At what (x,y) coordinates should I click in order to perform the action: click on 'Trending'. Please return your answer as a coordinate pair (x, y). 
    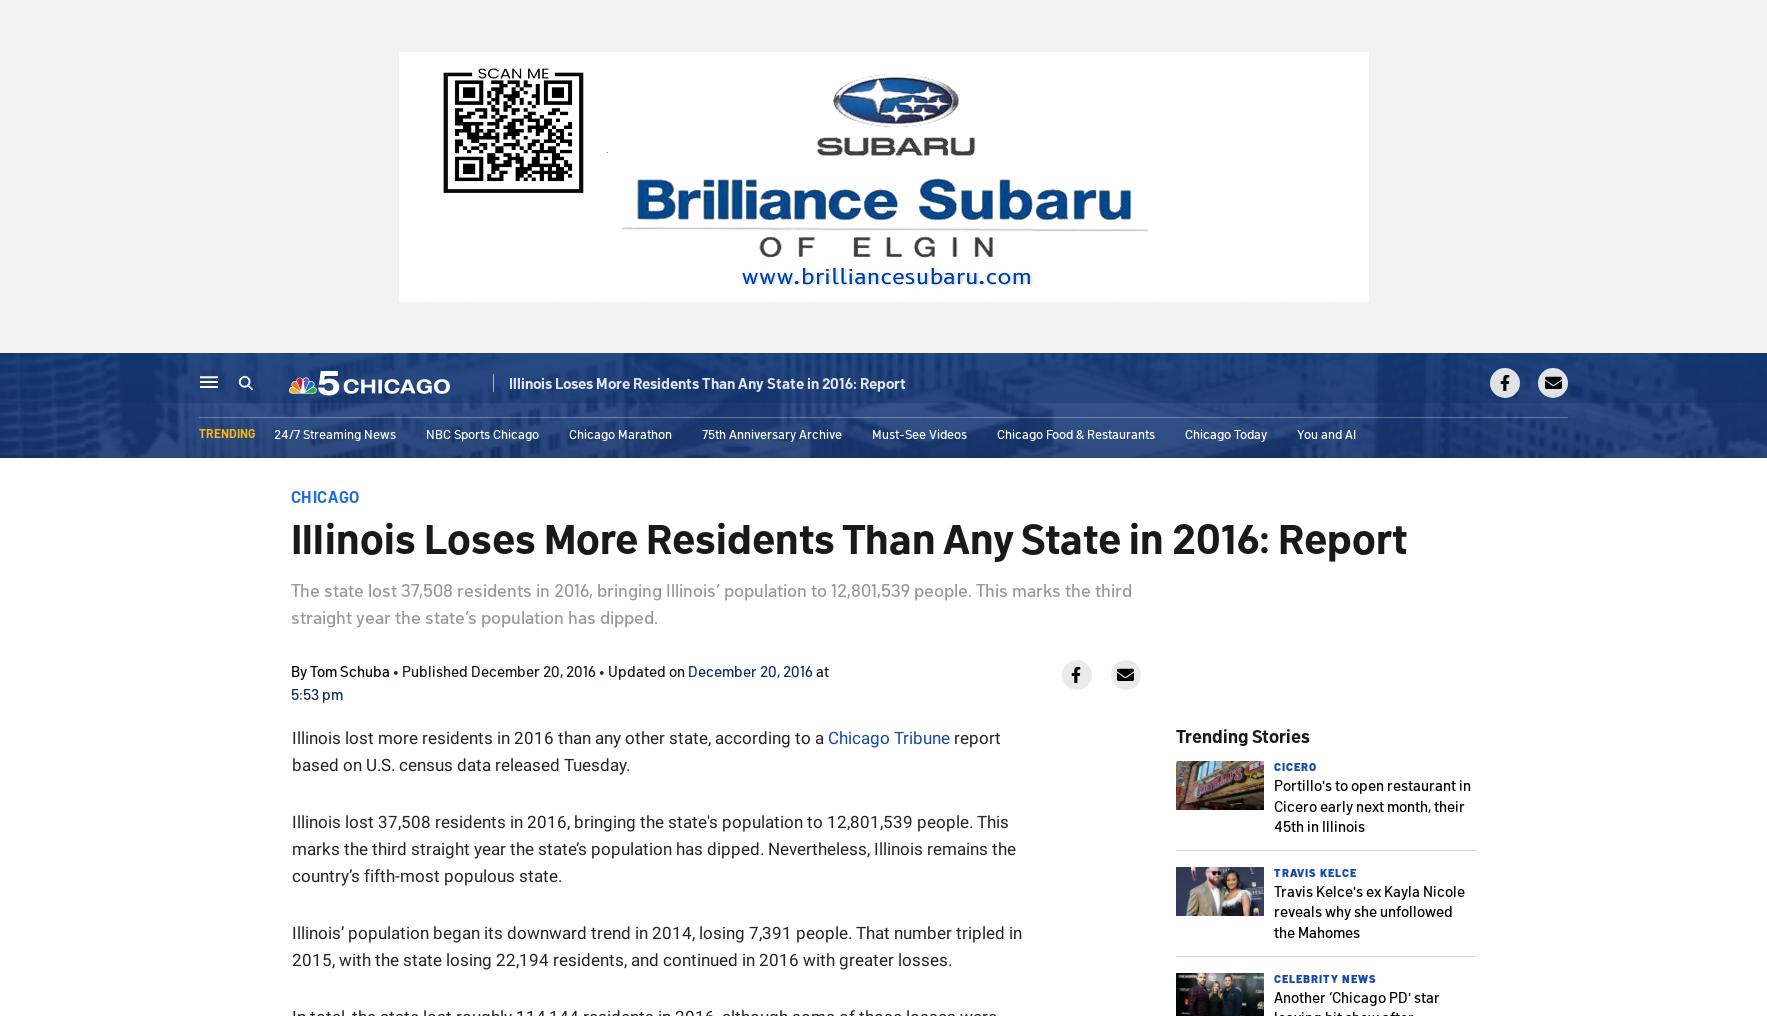
    Looking at the image, I should click on (226, 435).